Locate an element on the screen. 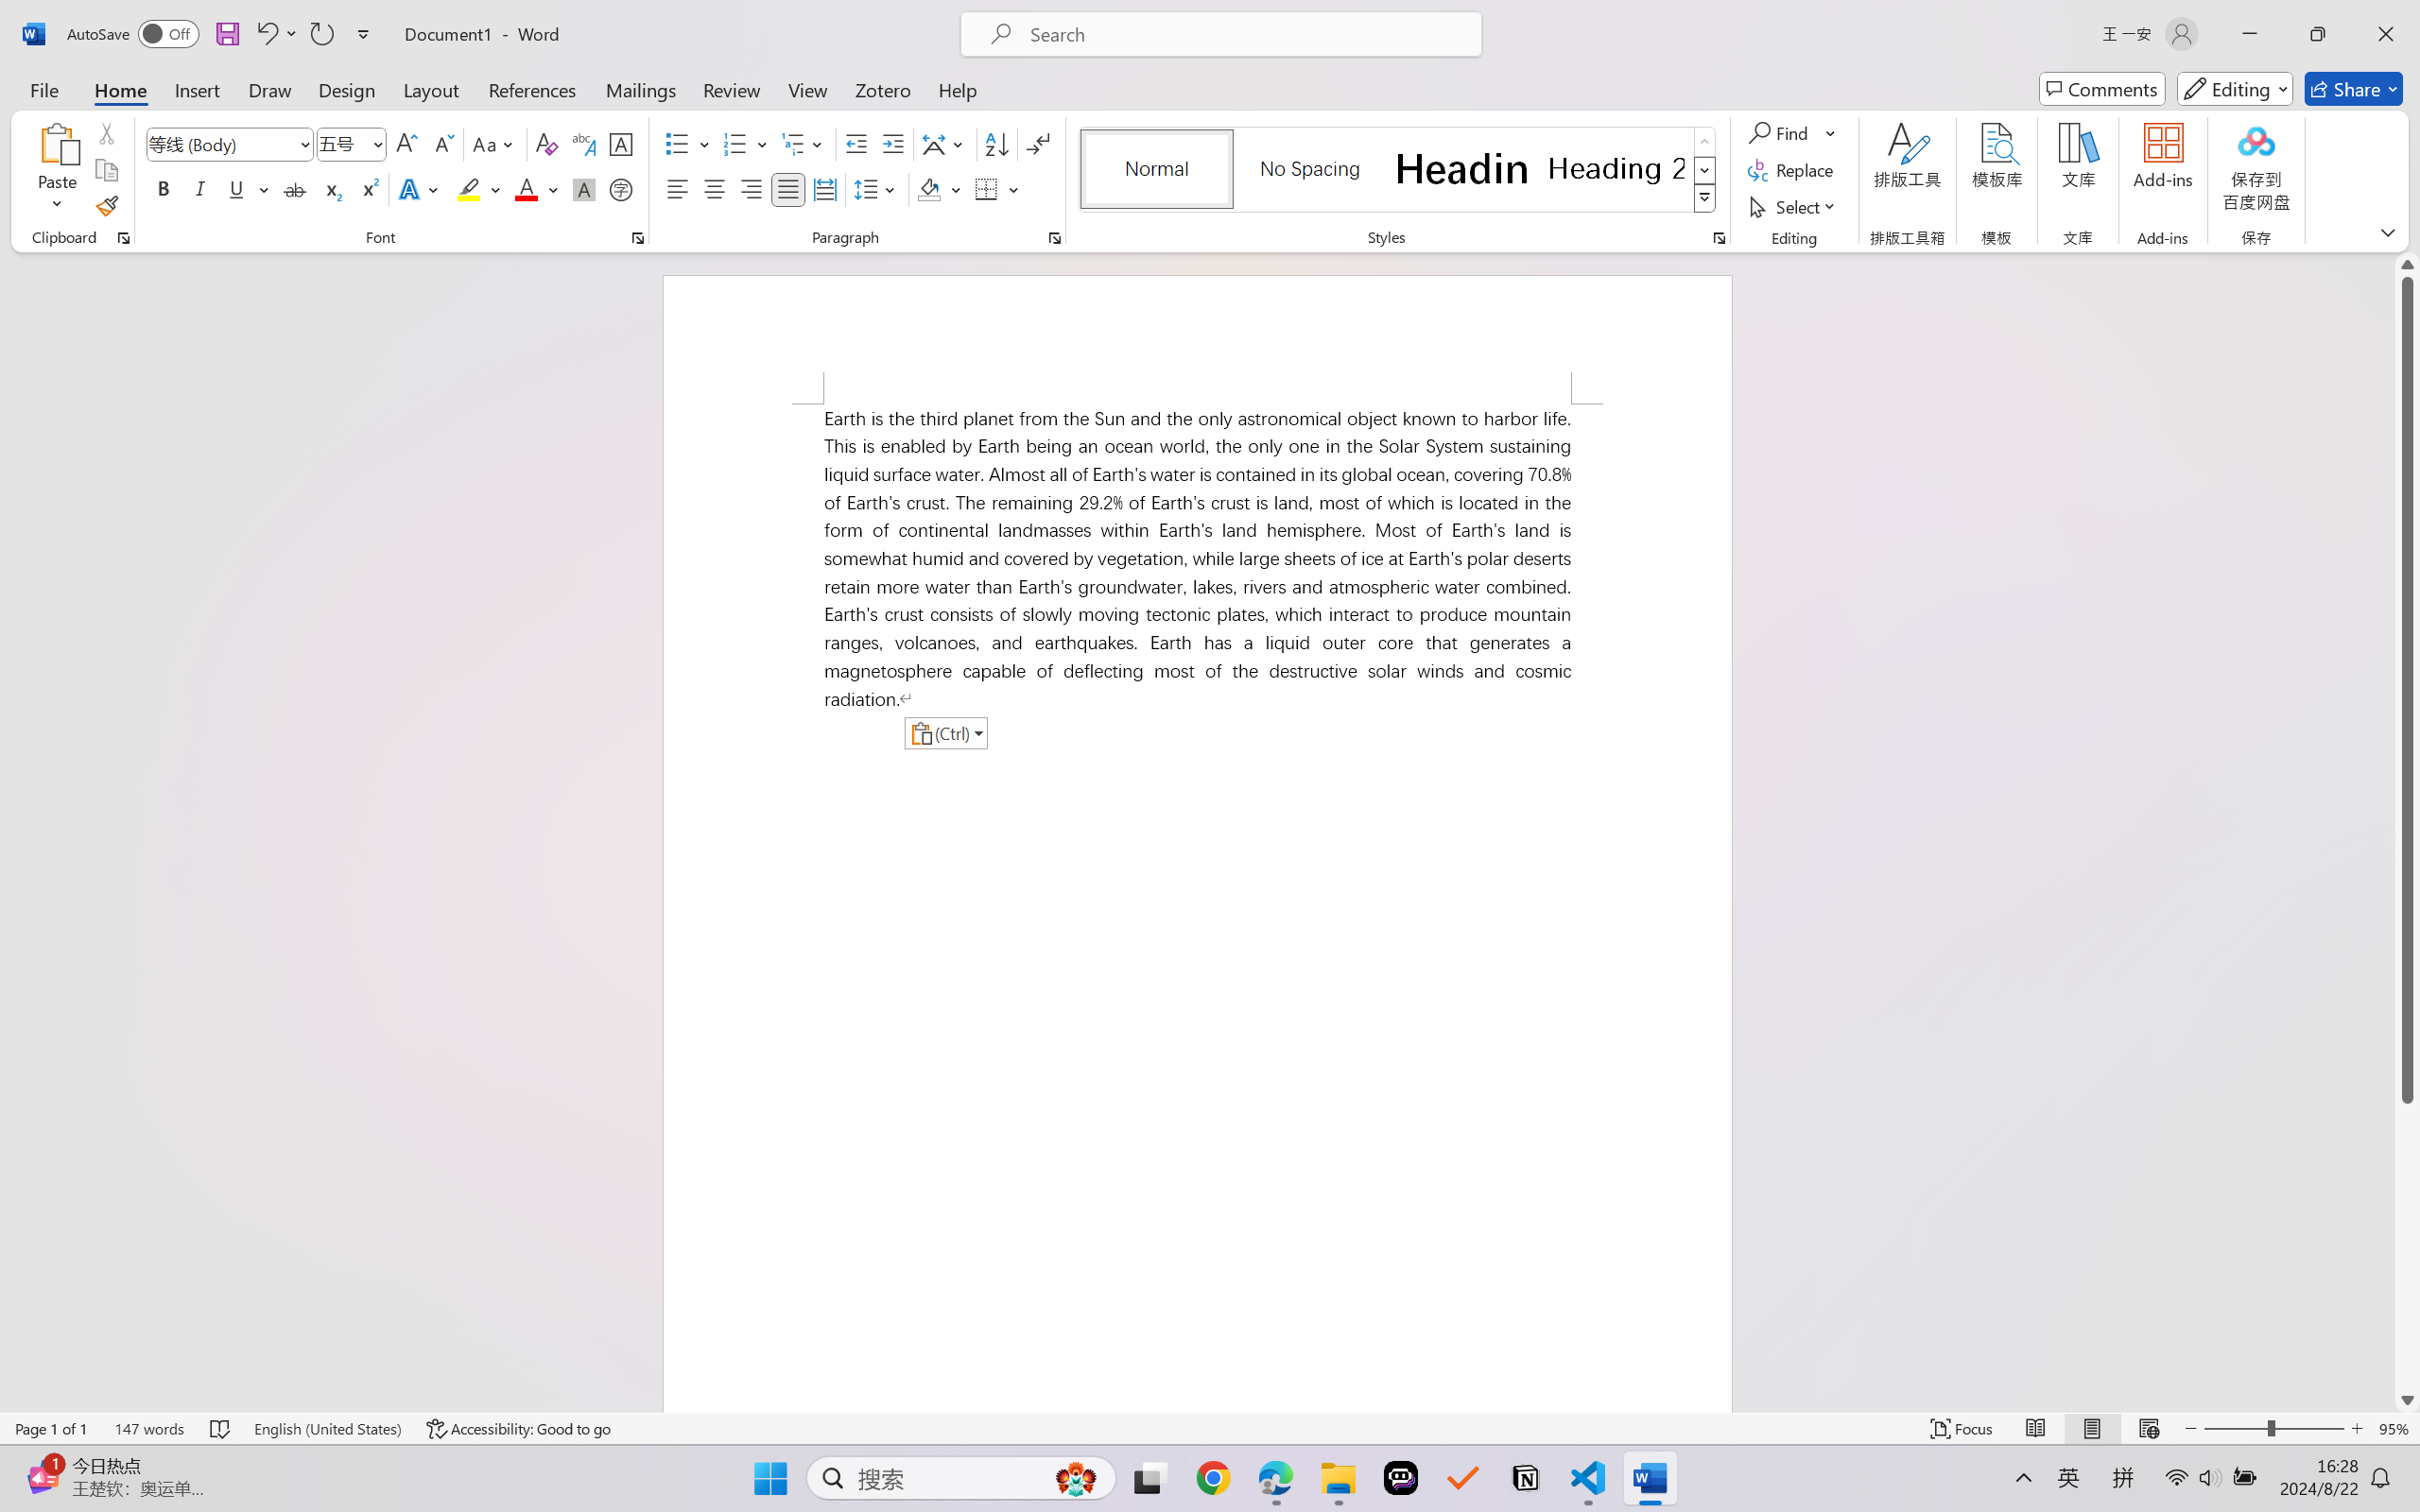  'Help' is located at coordinates (956, 88).